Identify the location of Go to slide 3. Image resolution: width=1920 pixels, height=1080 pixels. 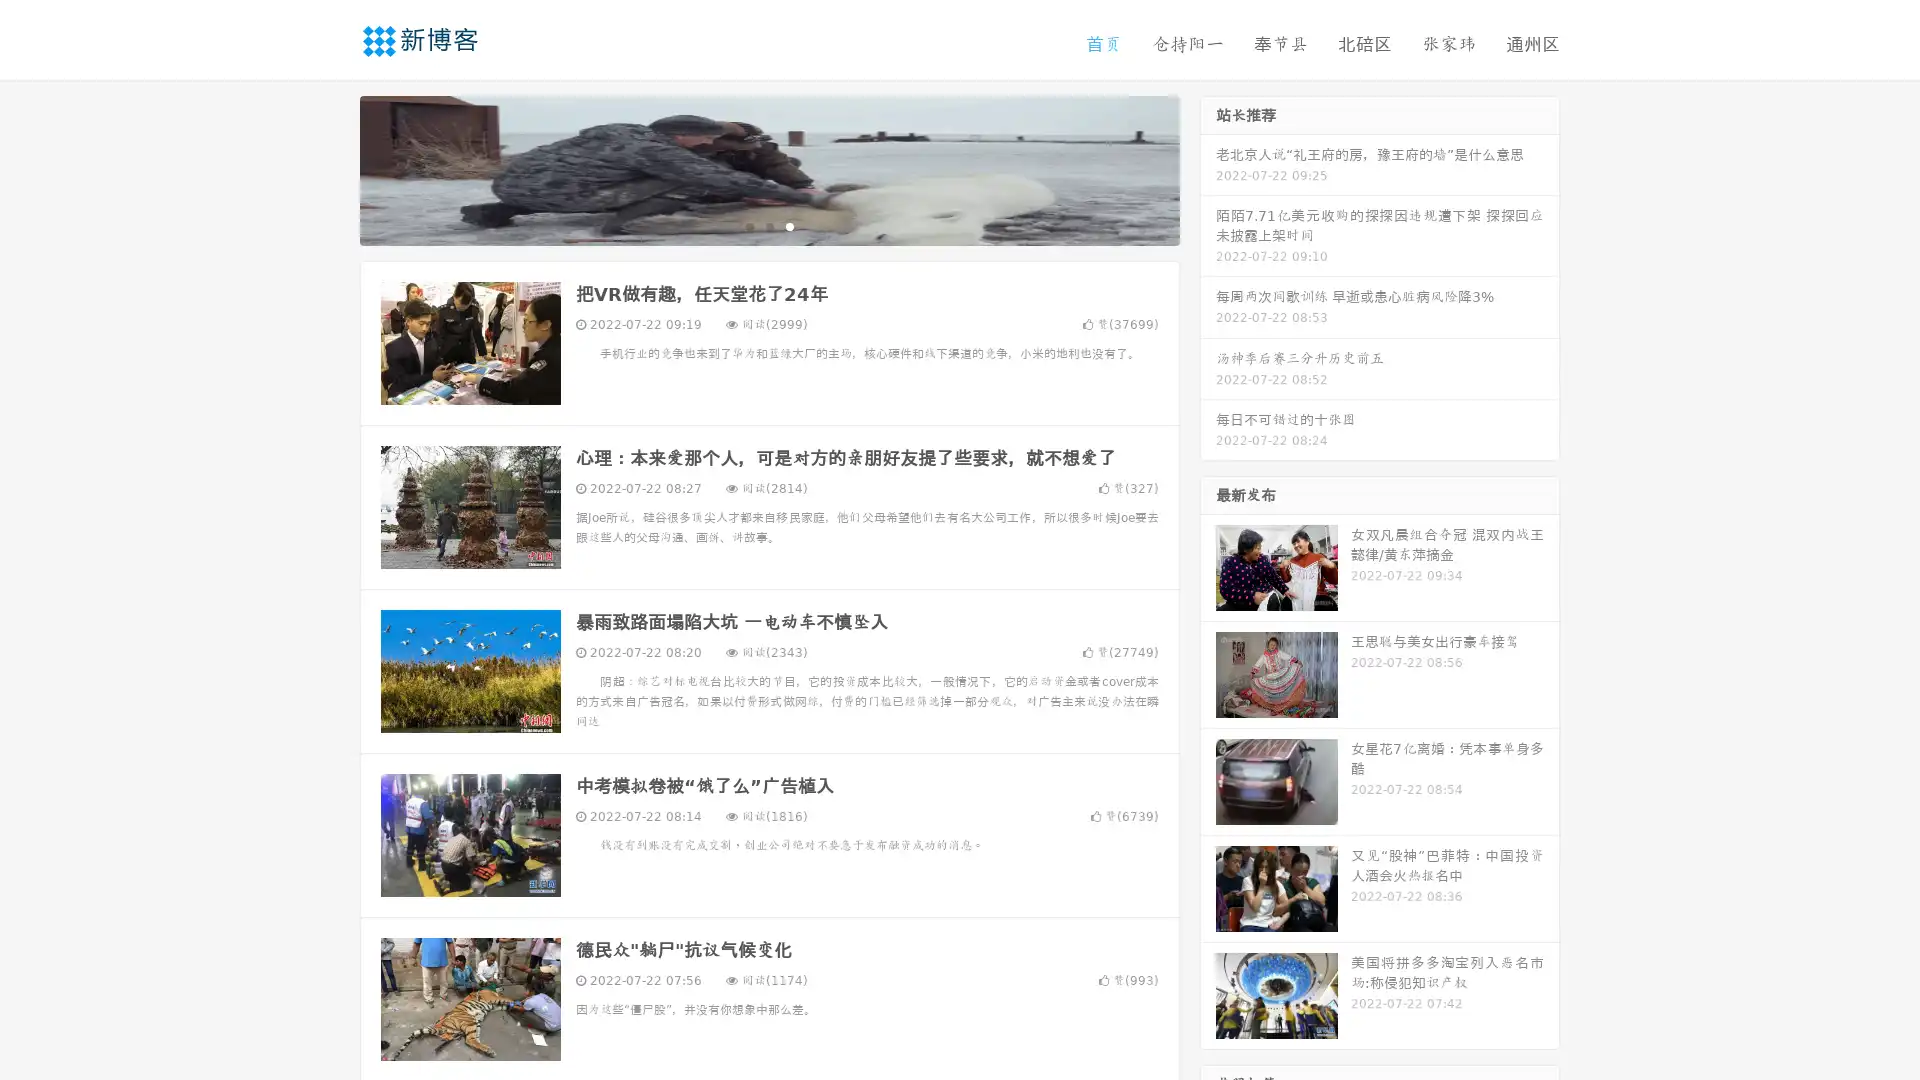
(789, 225).